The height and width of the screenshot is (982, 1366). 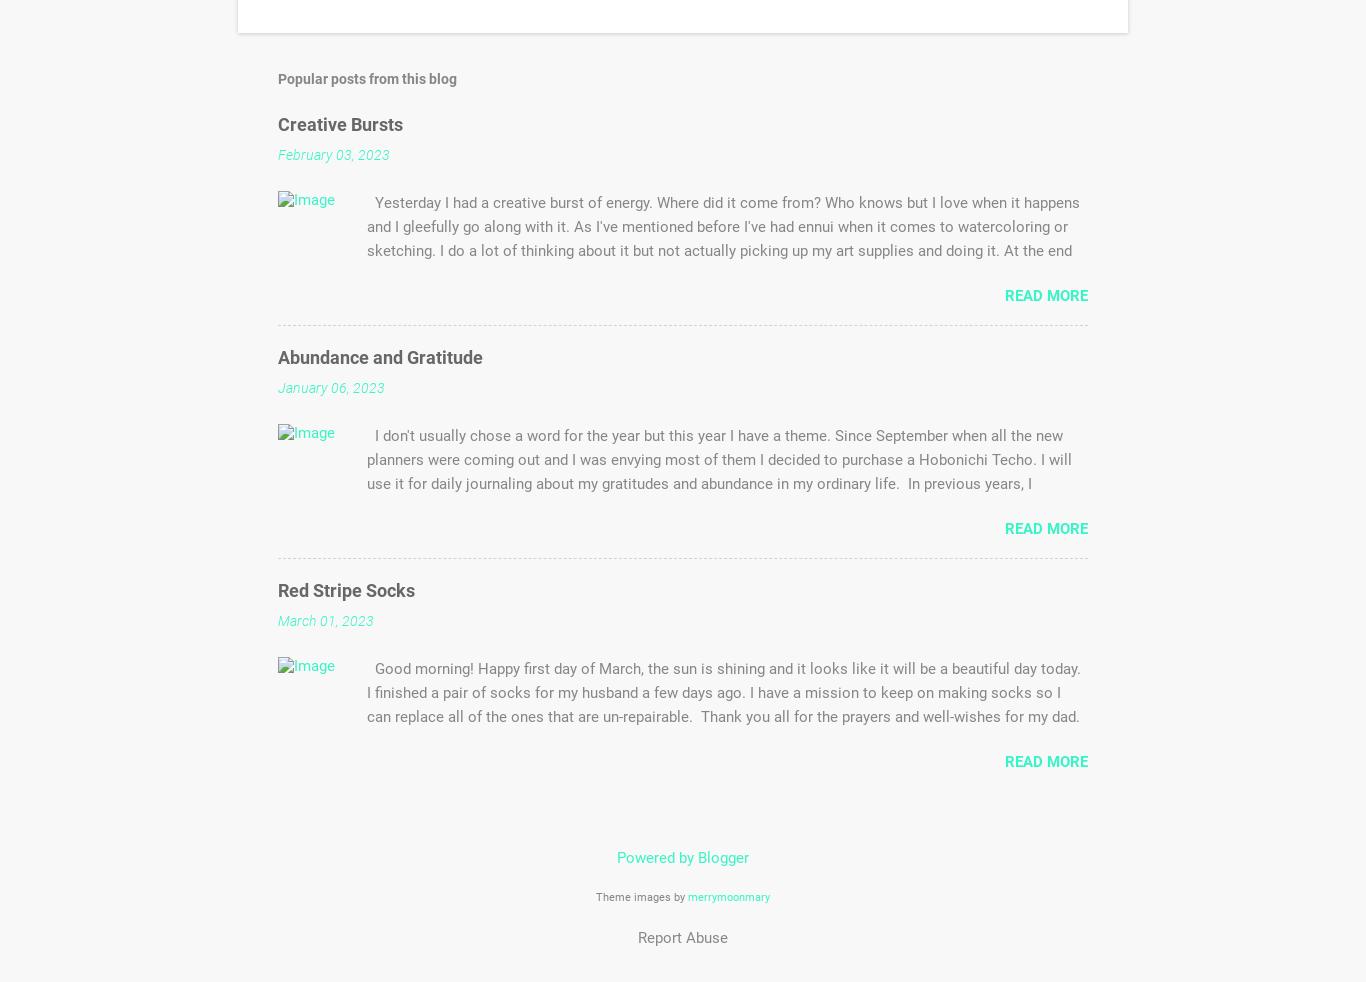 I want to click on 'Theme images by', so click(x=641, y=896).